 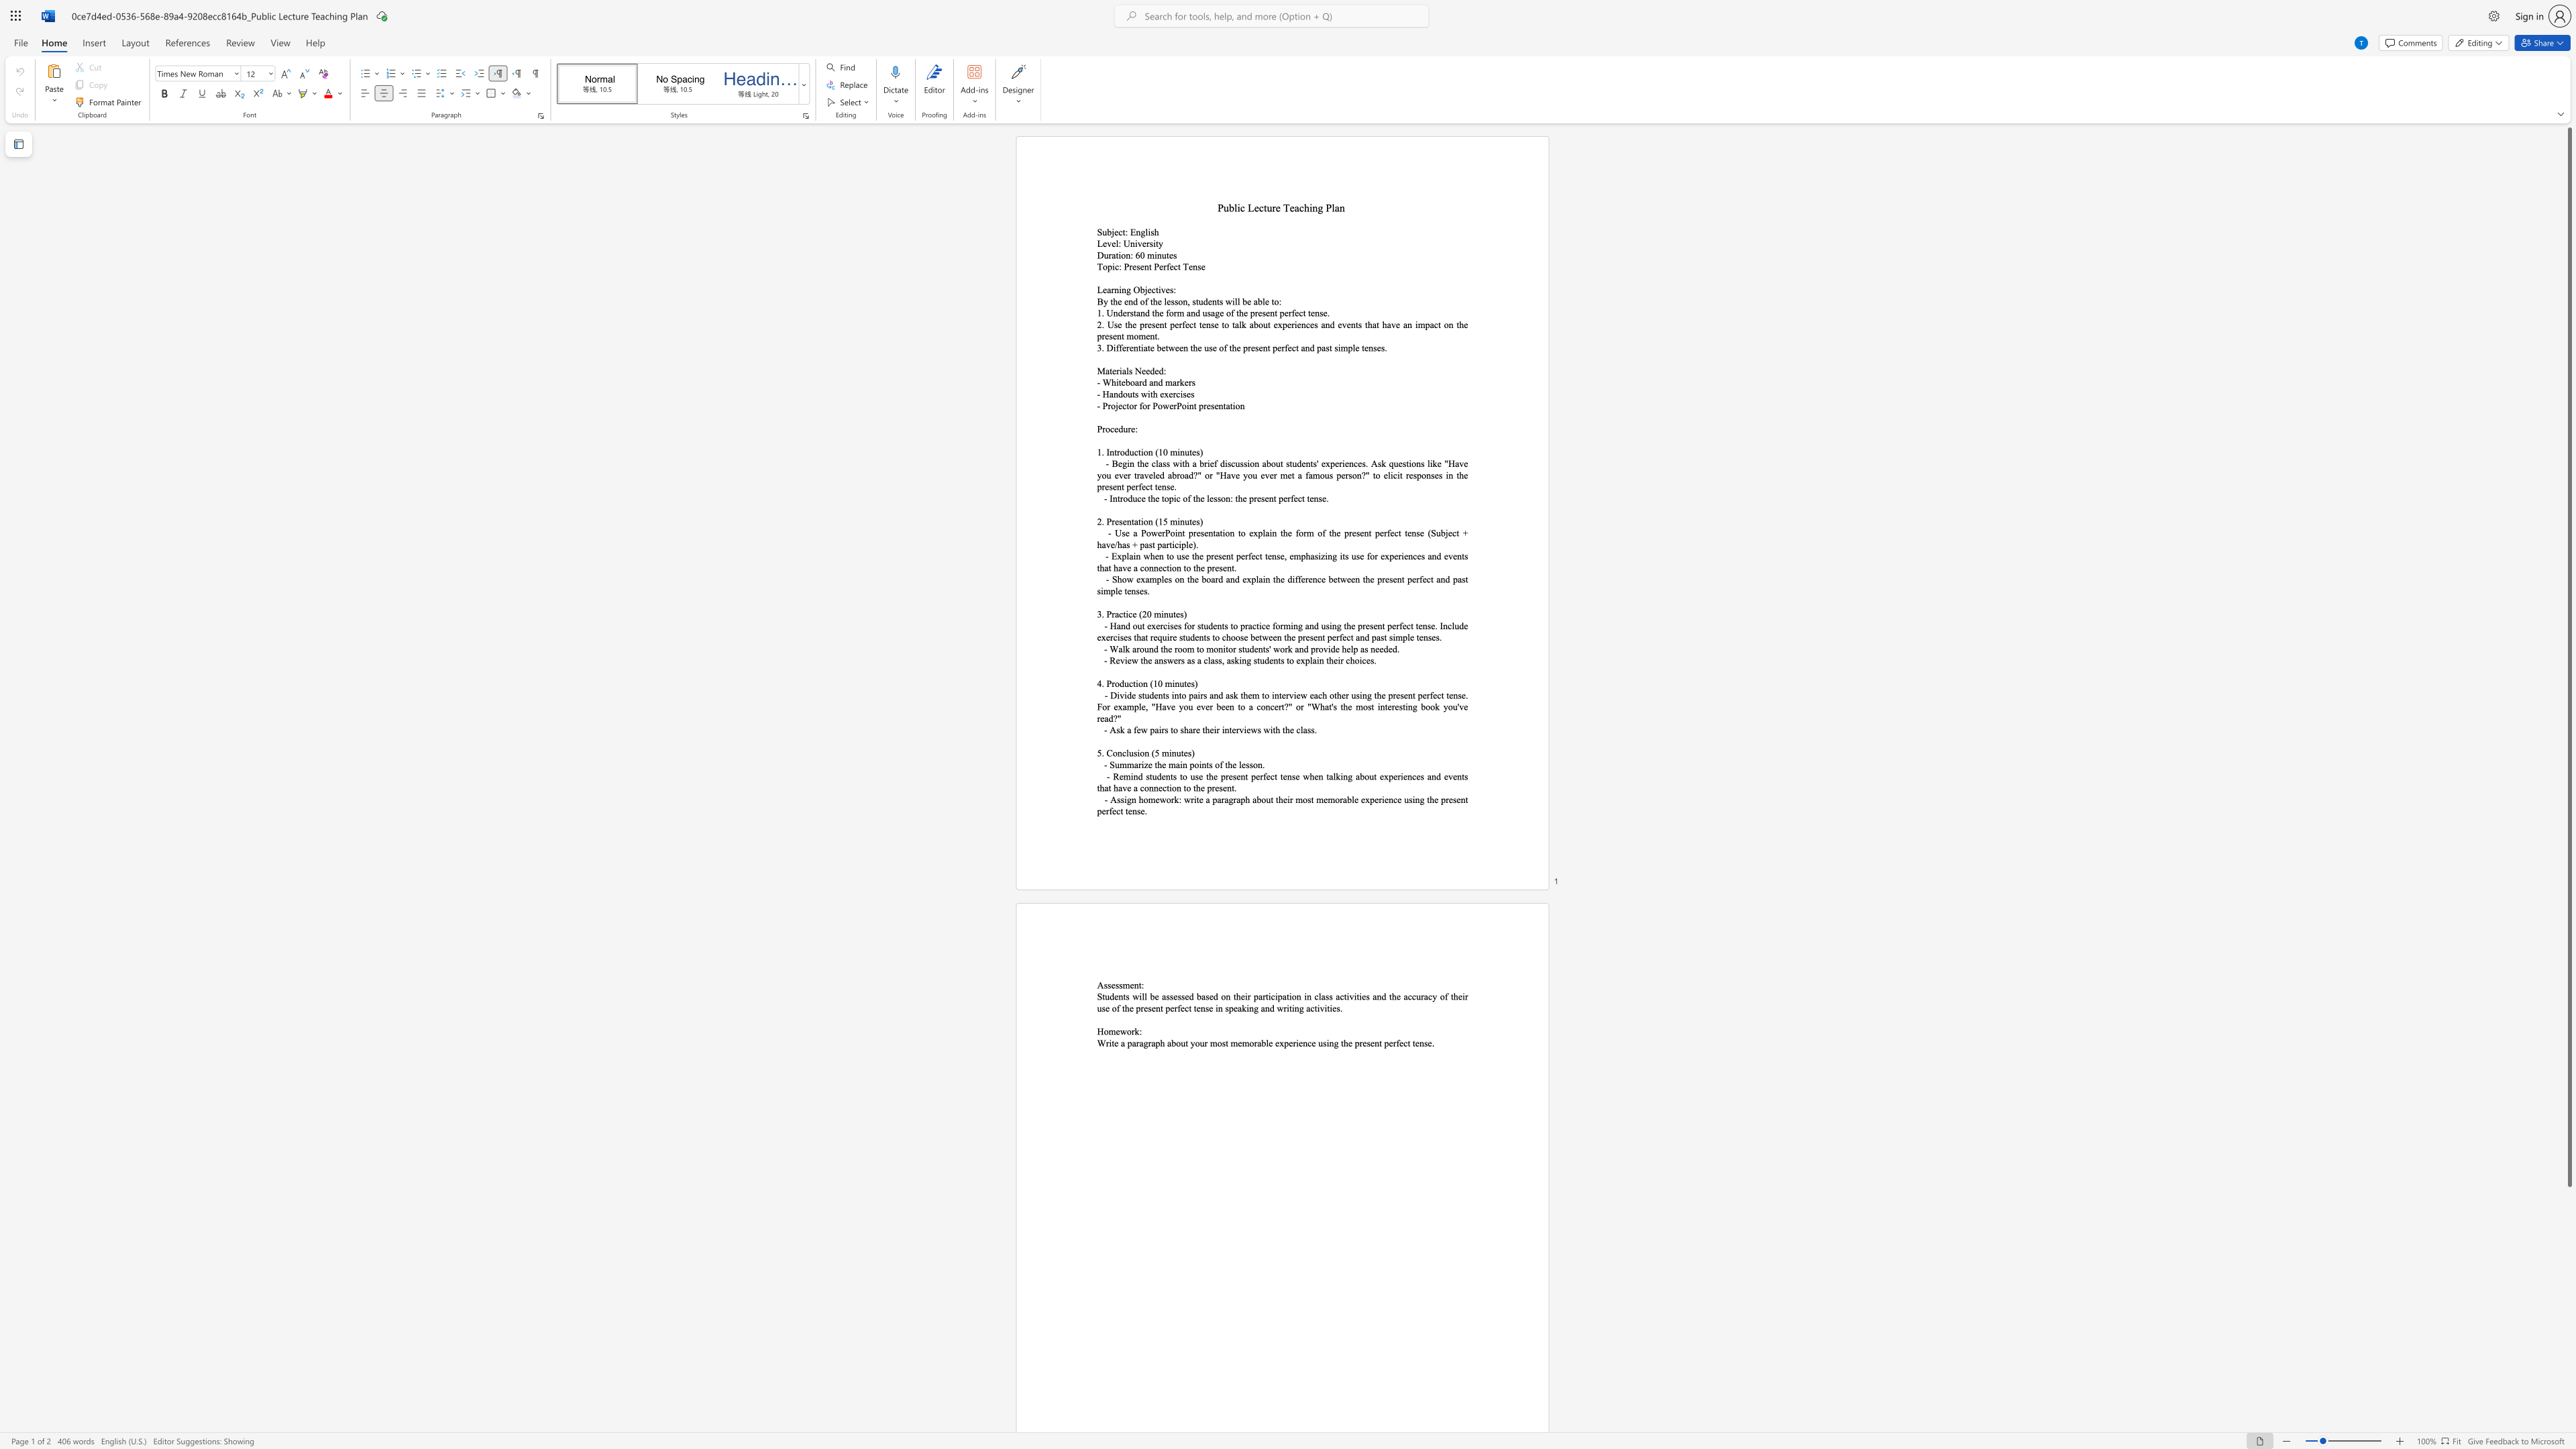 I want to click on the subset text "nd usage of the present p" within the text "1. Understand the form and usage of the present perfect tense.", so click(x=1191, y=312).